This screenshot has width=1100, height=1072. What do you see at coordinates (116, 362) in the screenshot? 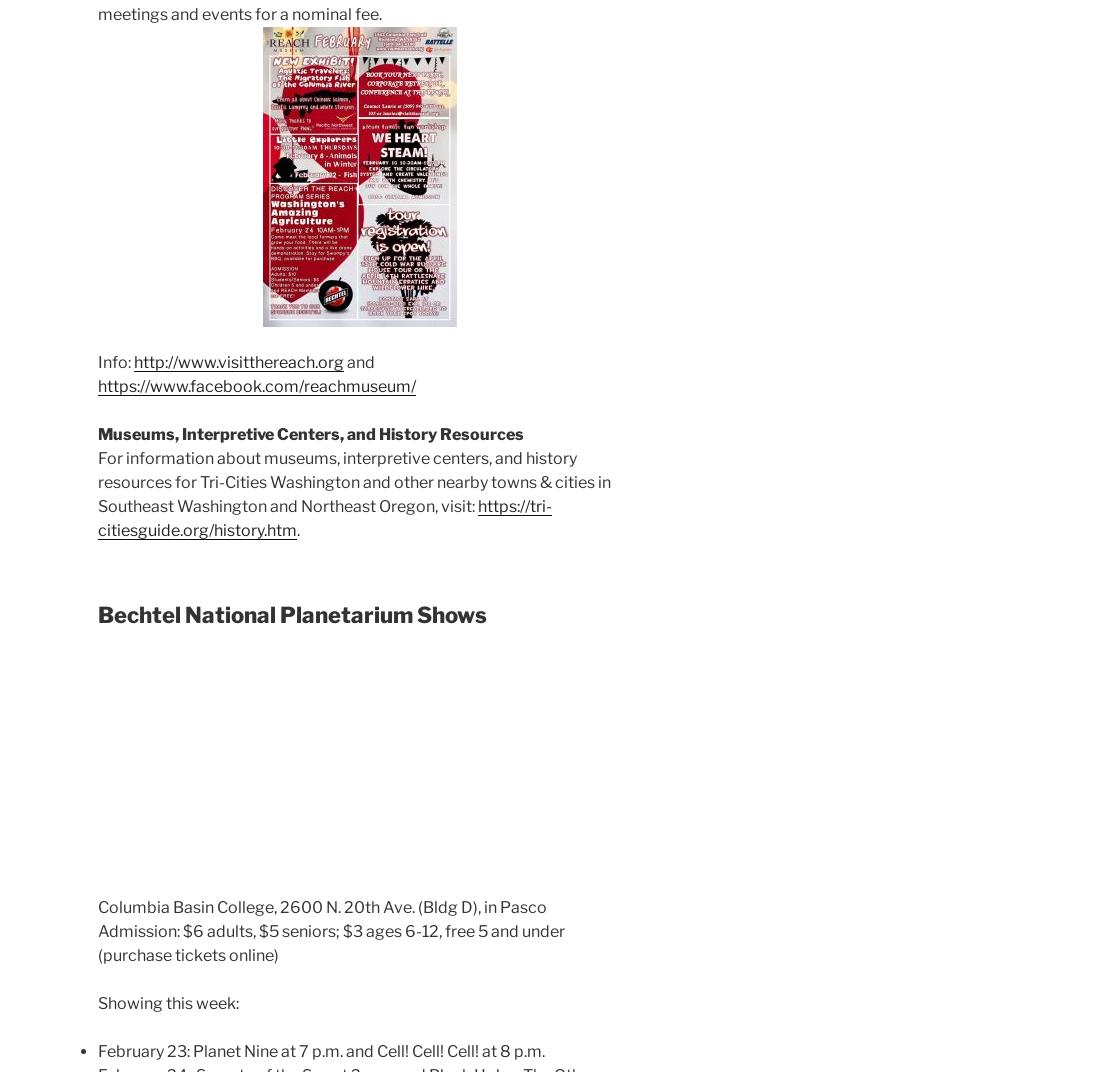
I see `'Info:'` at bounding box center [116, 362].